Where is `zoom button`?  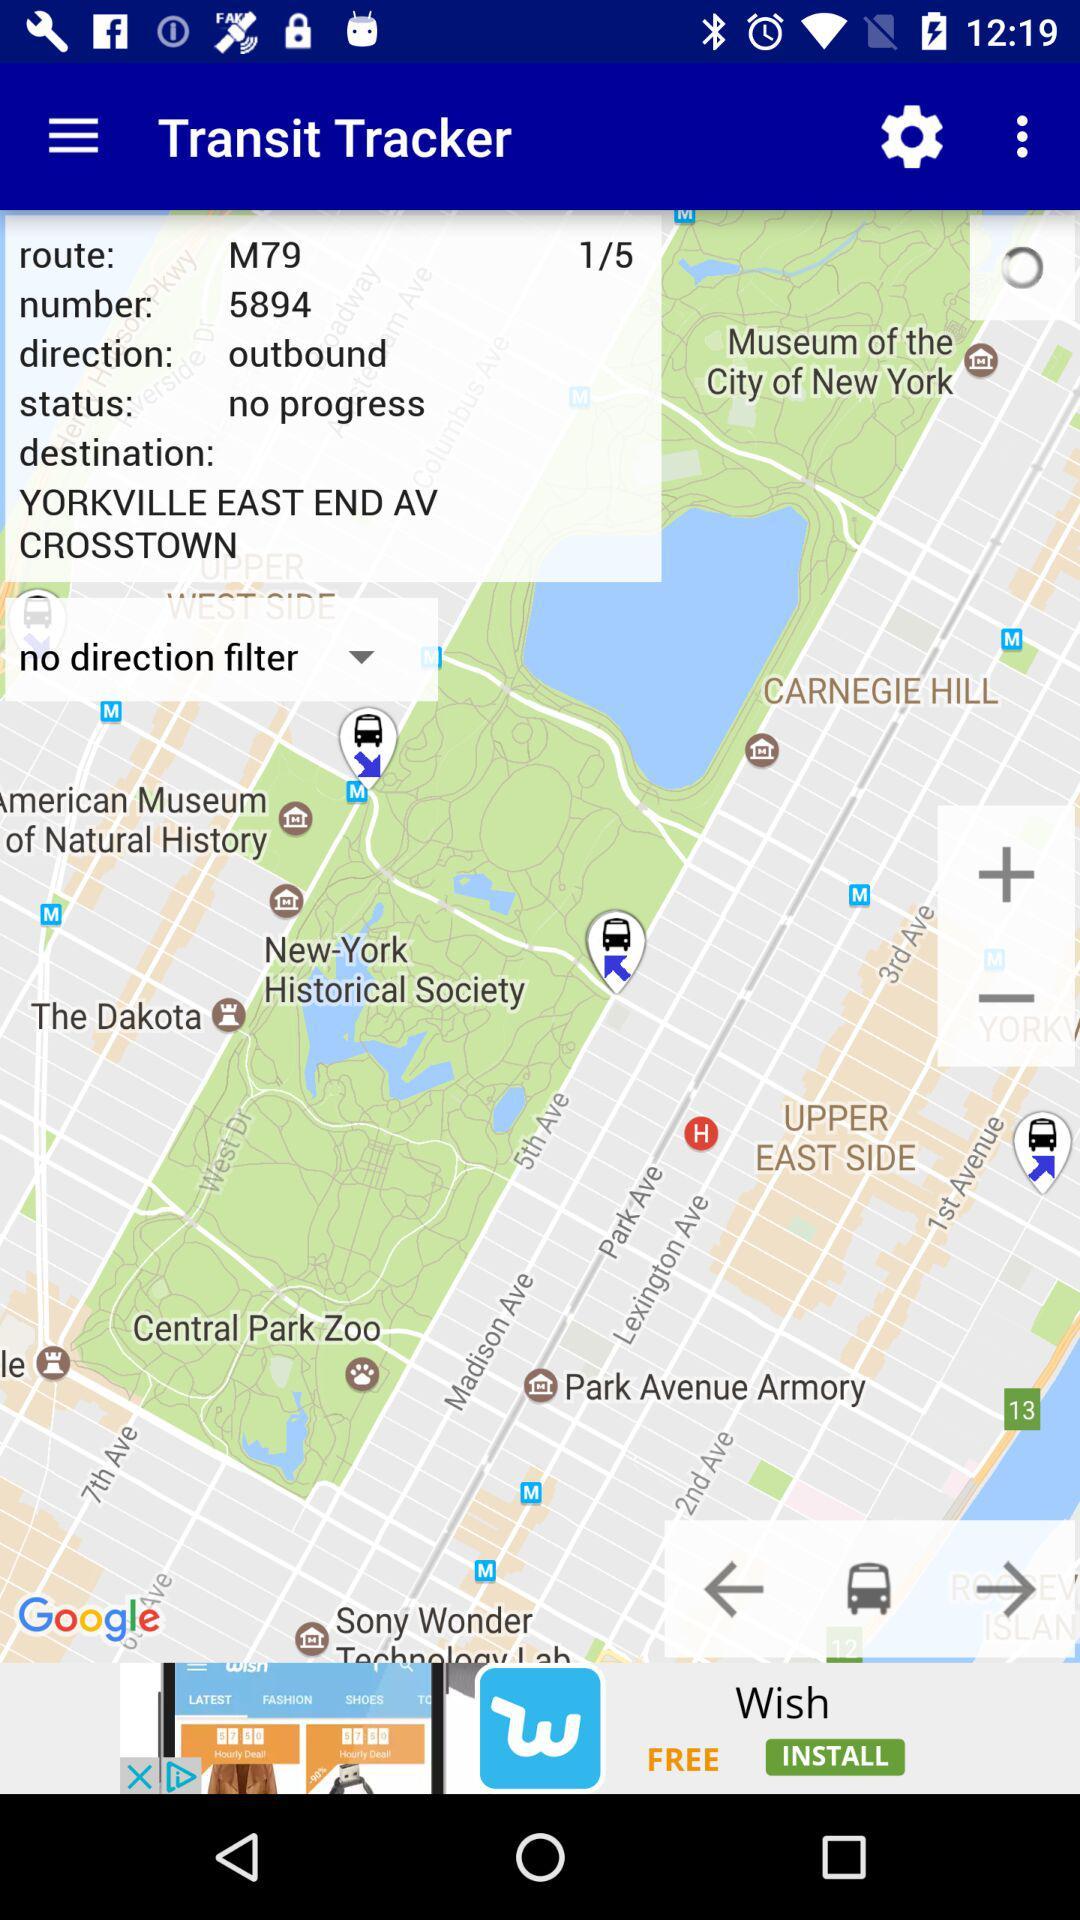
zoom button is located at coordinates (1006, 874).